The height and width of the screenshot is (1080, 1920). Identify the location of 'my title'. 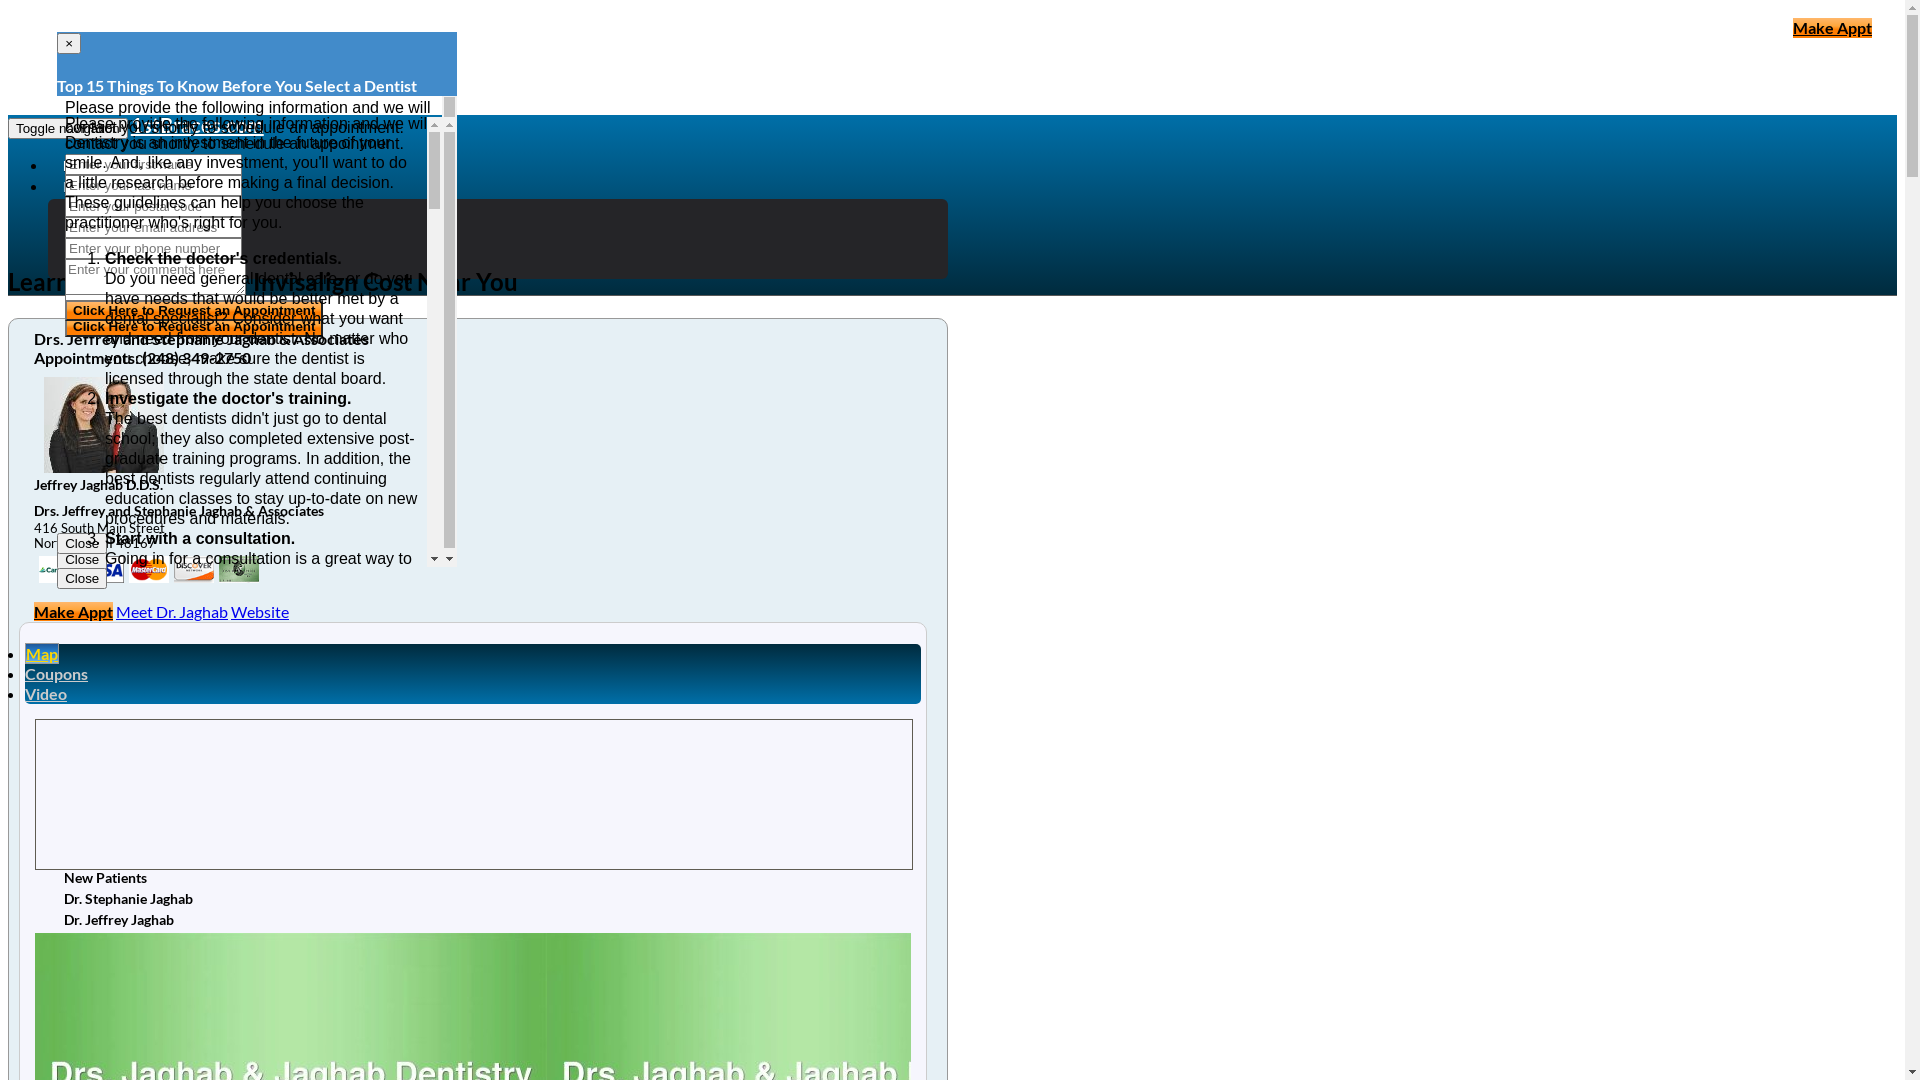
(193, 569).